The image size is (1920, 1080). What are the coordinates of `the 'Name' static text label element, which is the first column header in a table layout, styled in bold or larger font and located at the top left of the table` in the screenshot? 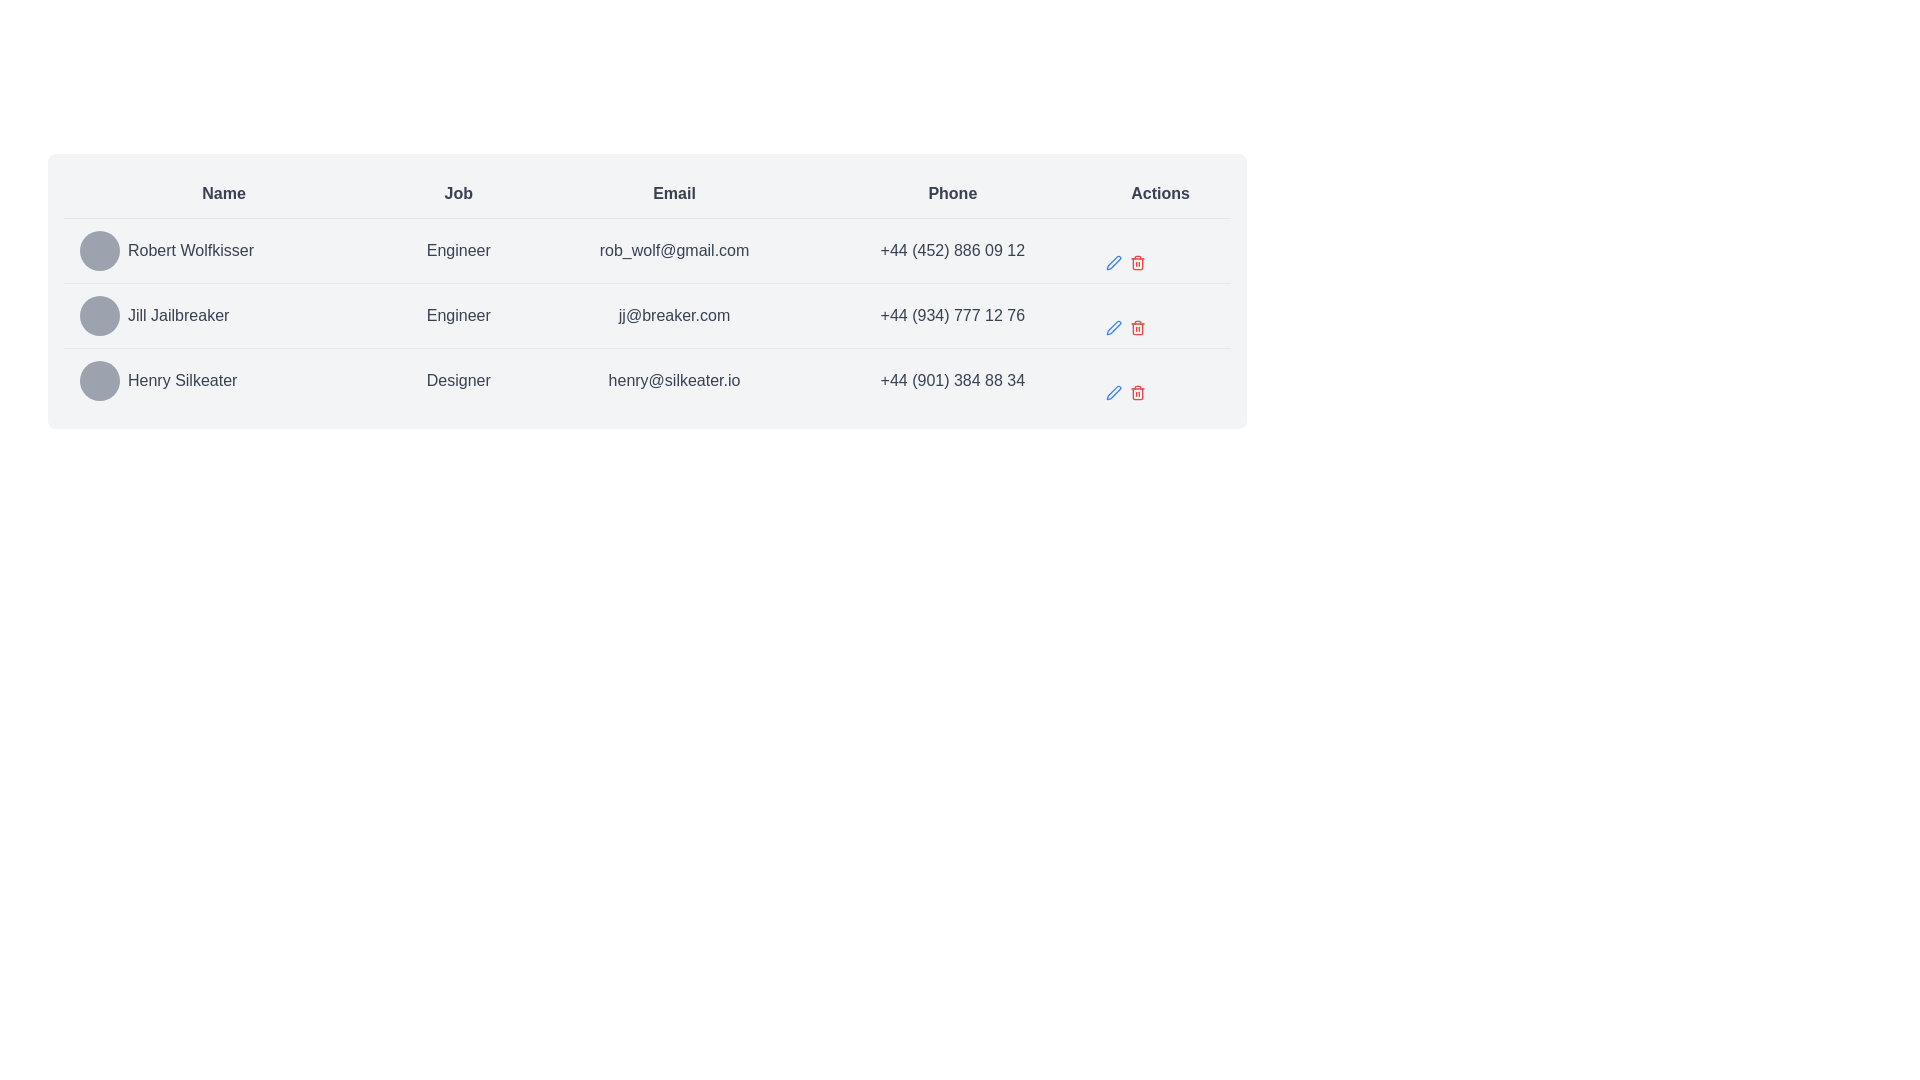 It's located at (224, 194).